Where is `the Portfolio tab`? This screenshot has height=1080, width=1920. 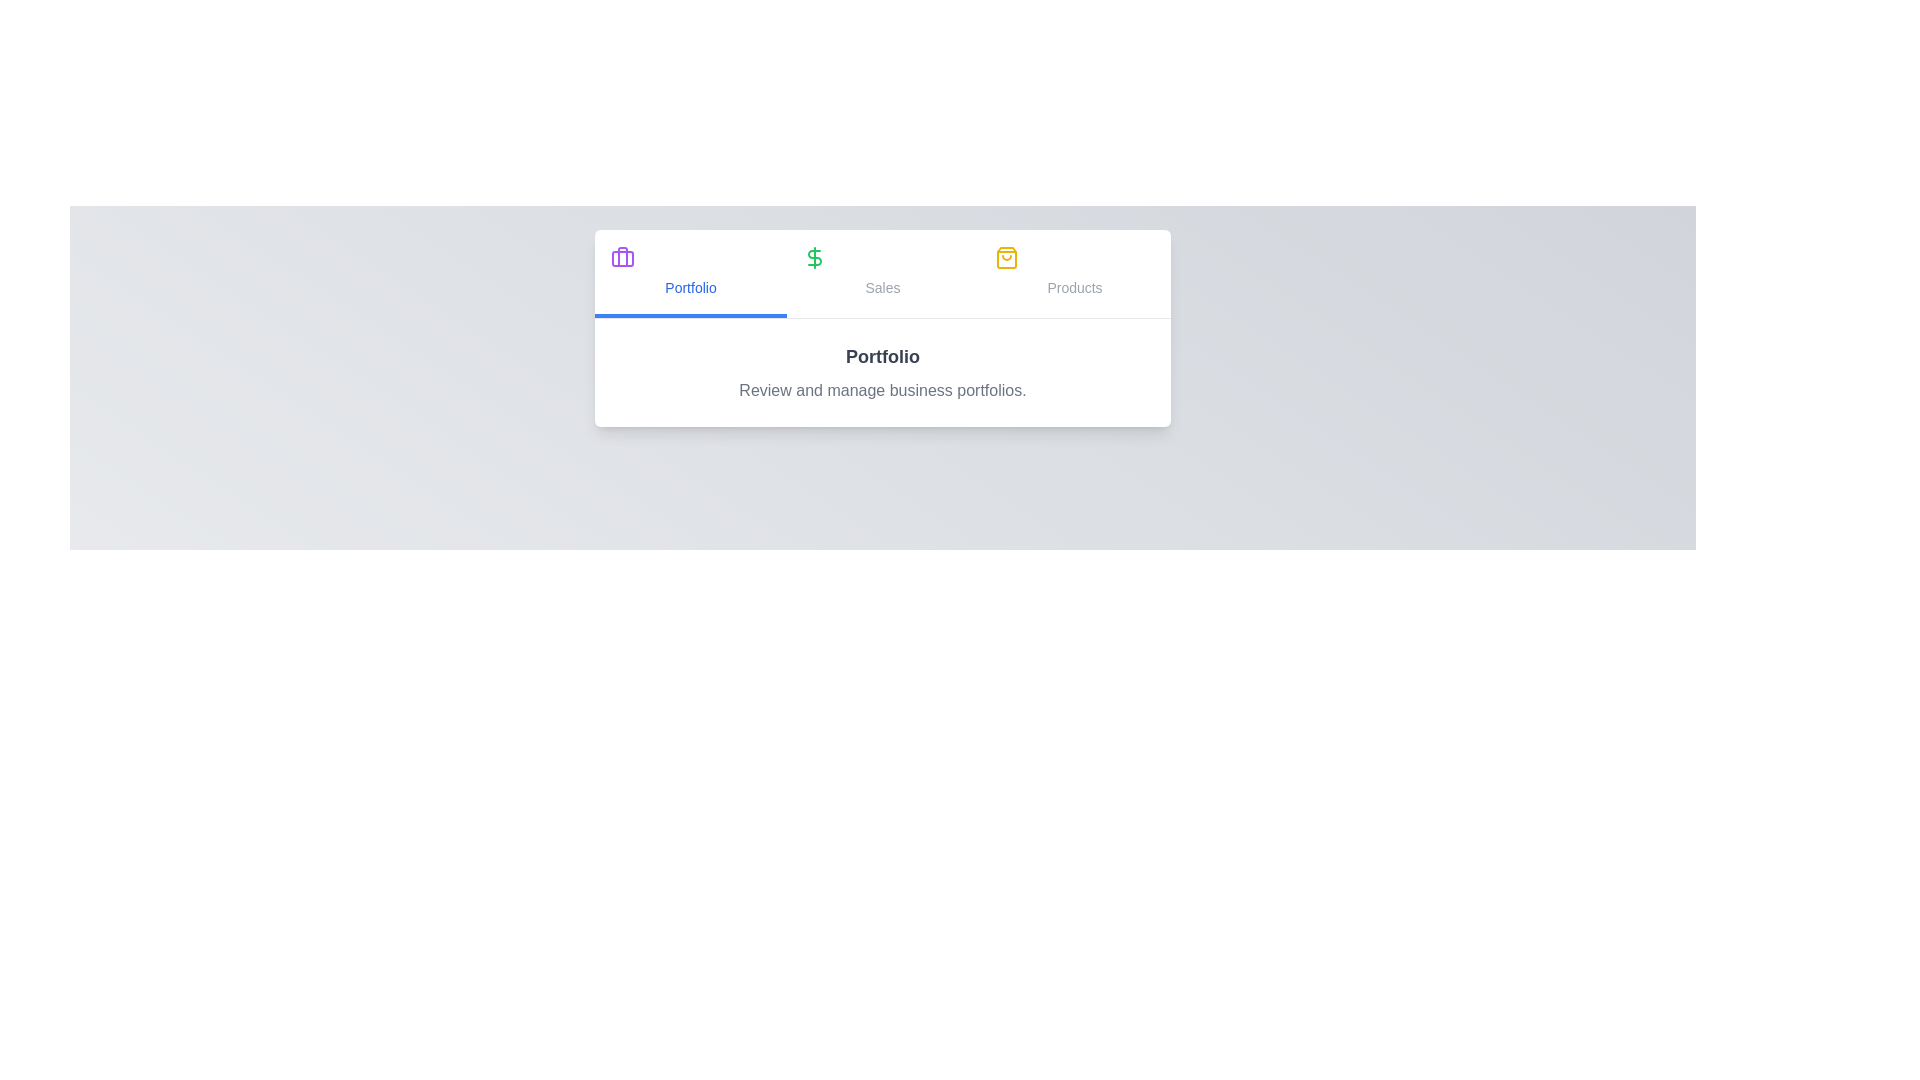
the Portfolio tab is located at coordinates (691, 273).